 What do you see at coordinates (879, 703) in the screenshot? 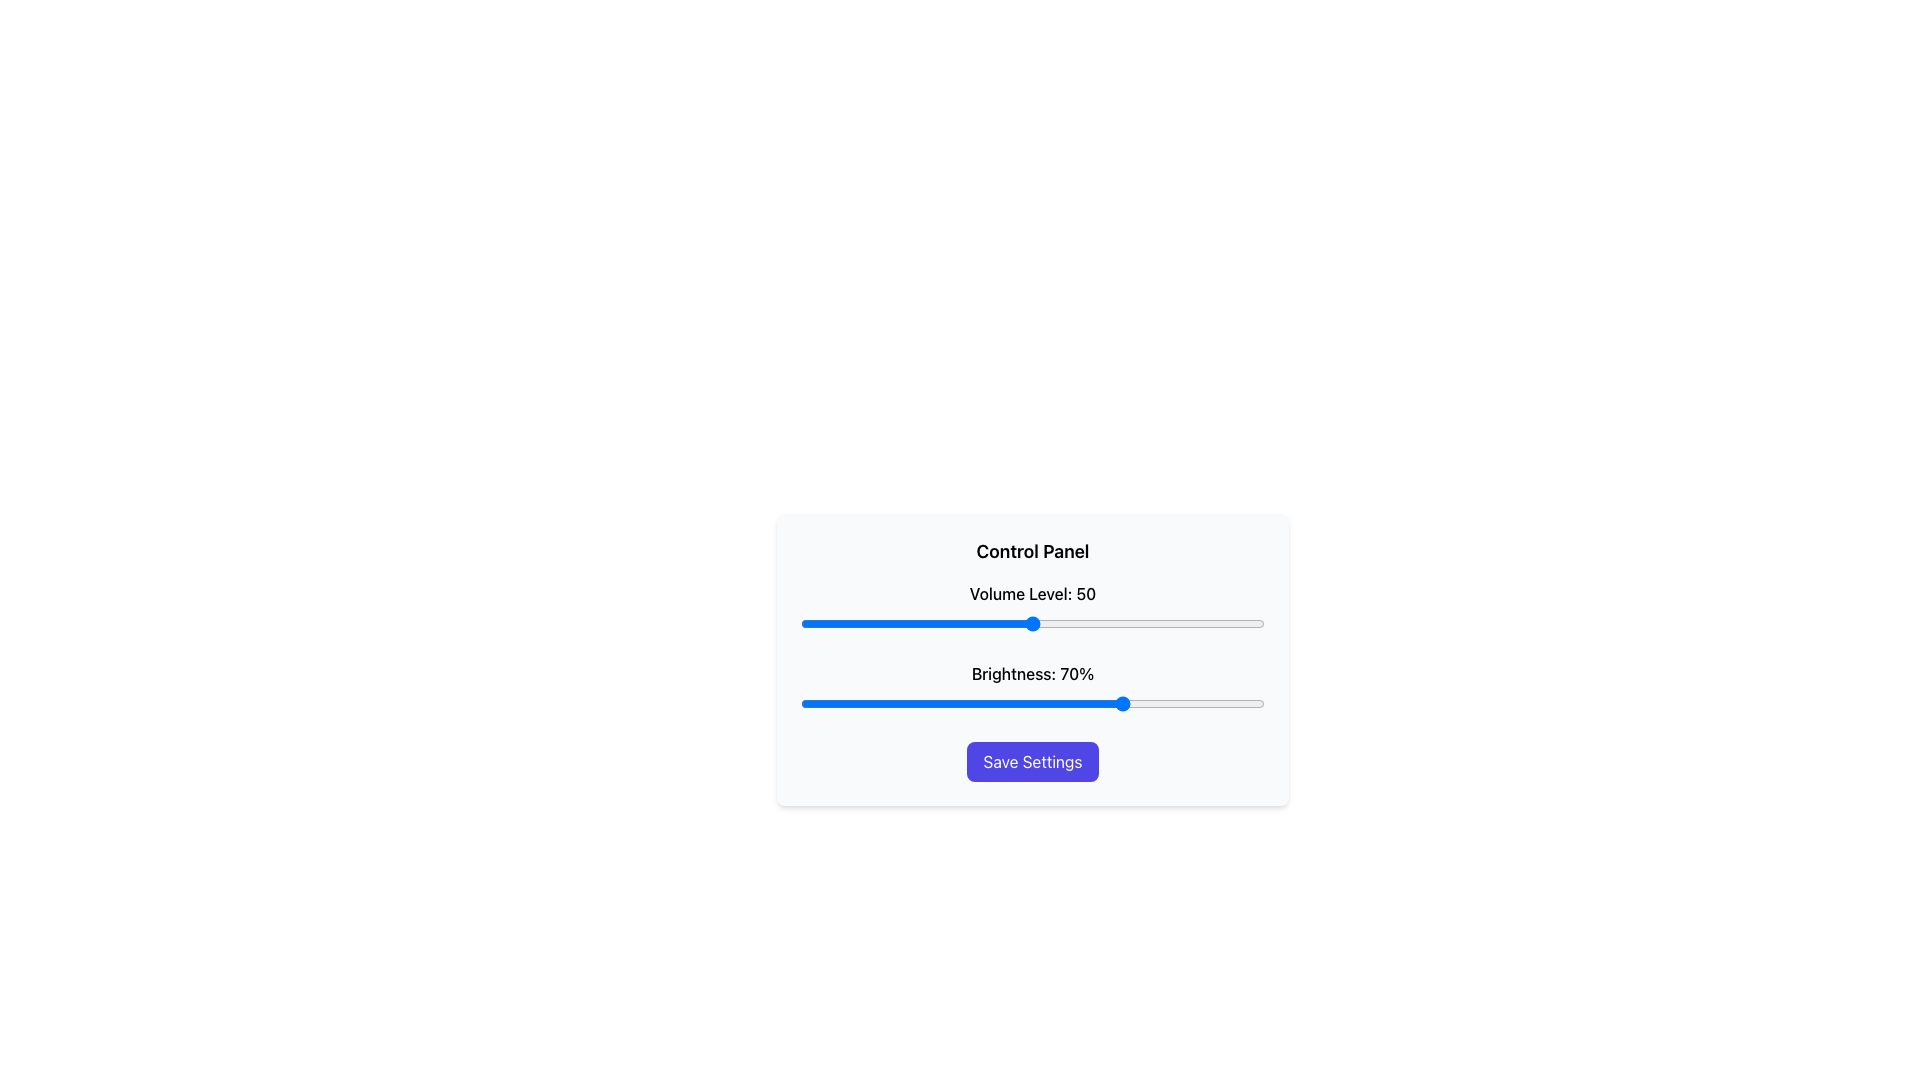
I see `brightness` at bounding box center [879, 703].